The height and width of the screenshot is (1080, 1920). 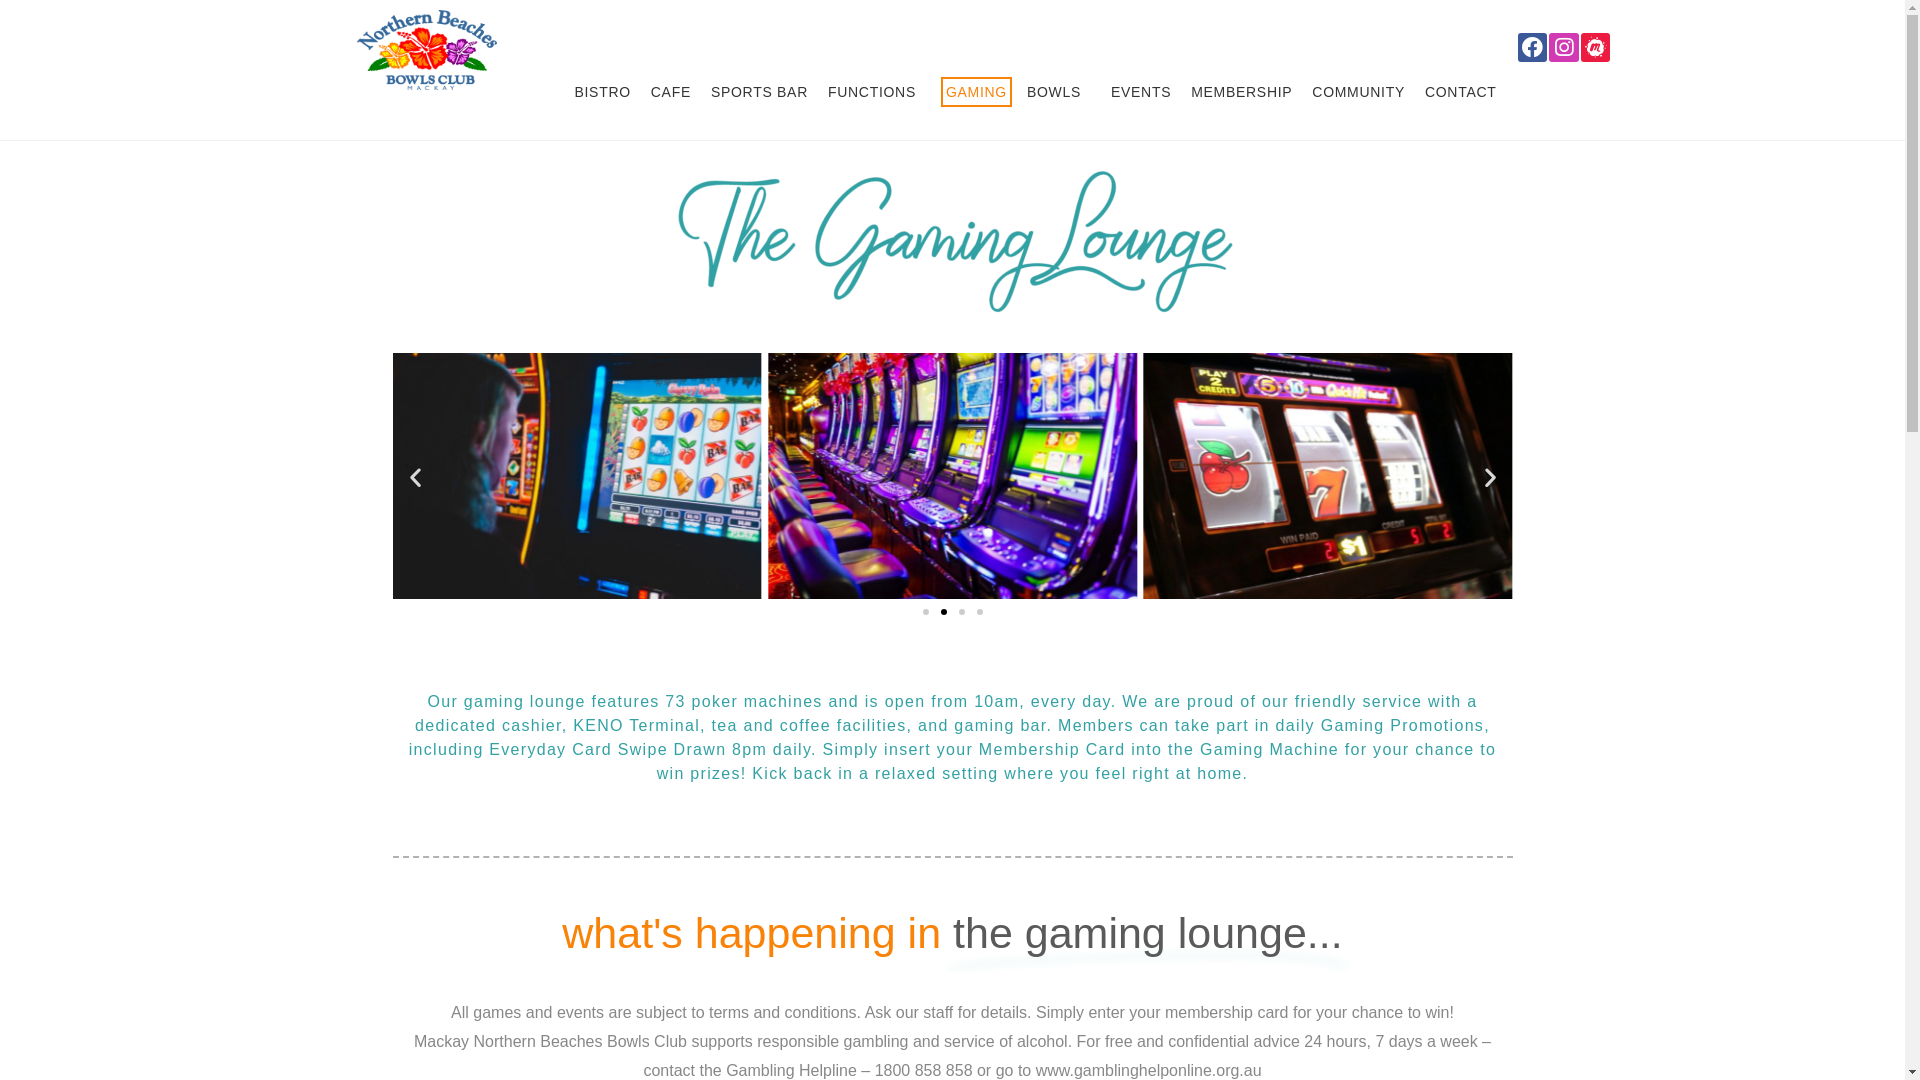 What do you see at coordinates (1419, 92) in the screenshot?
I see `'CONTACT'` at bounding box center [1419, 92].